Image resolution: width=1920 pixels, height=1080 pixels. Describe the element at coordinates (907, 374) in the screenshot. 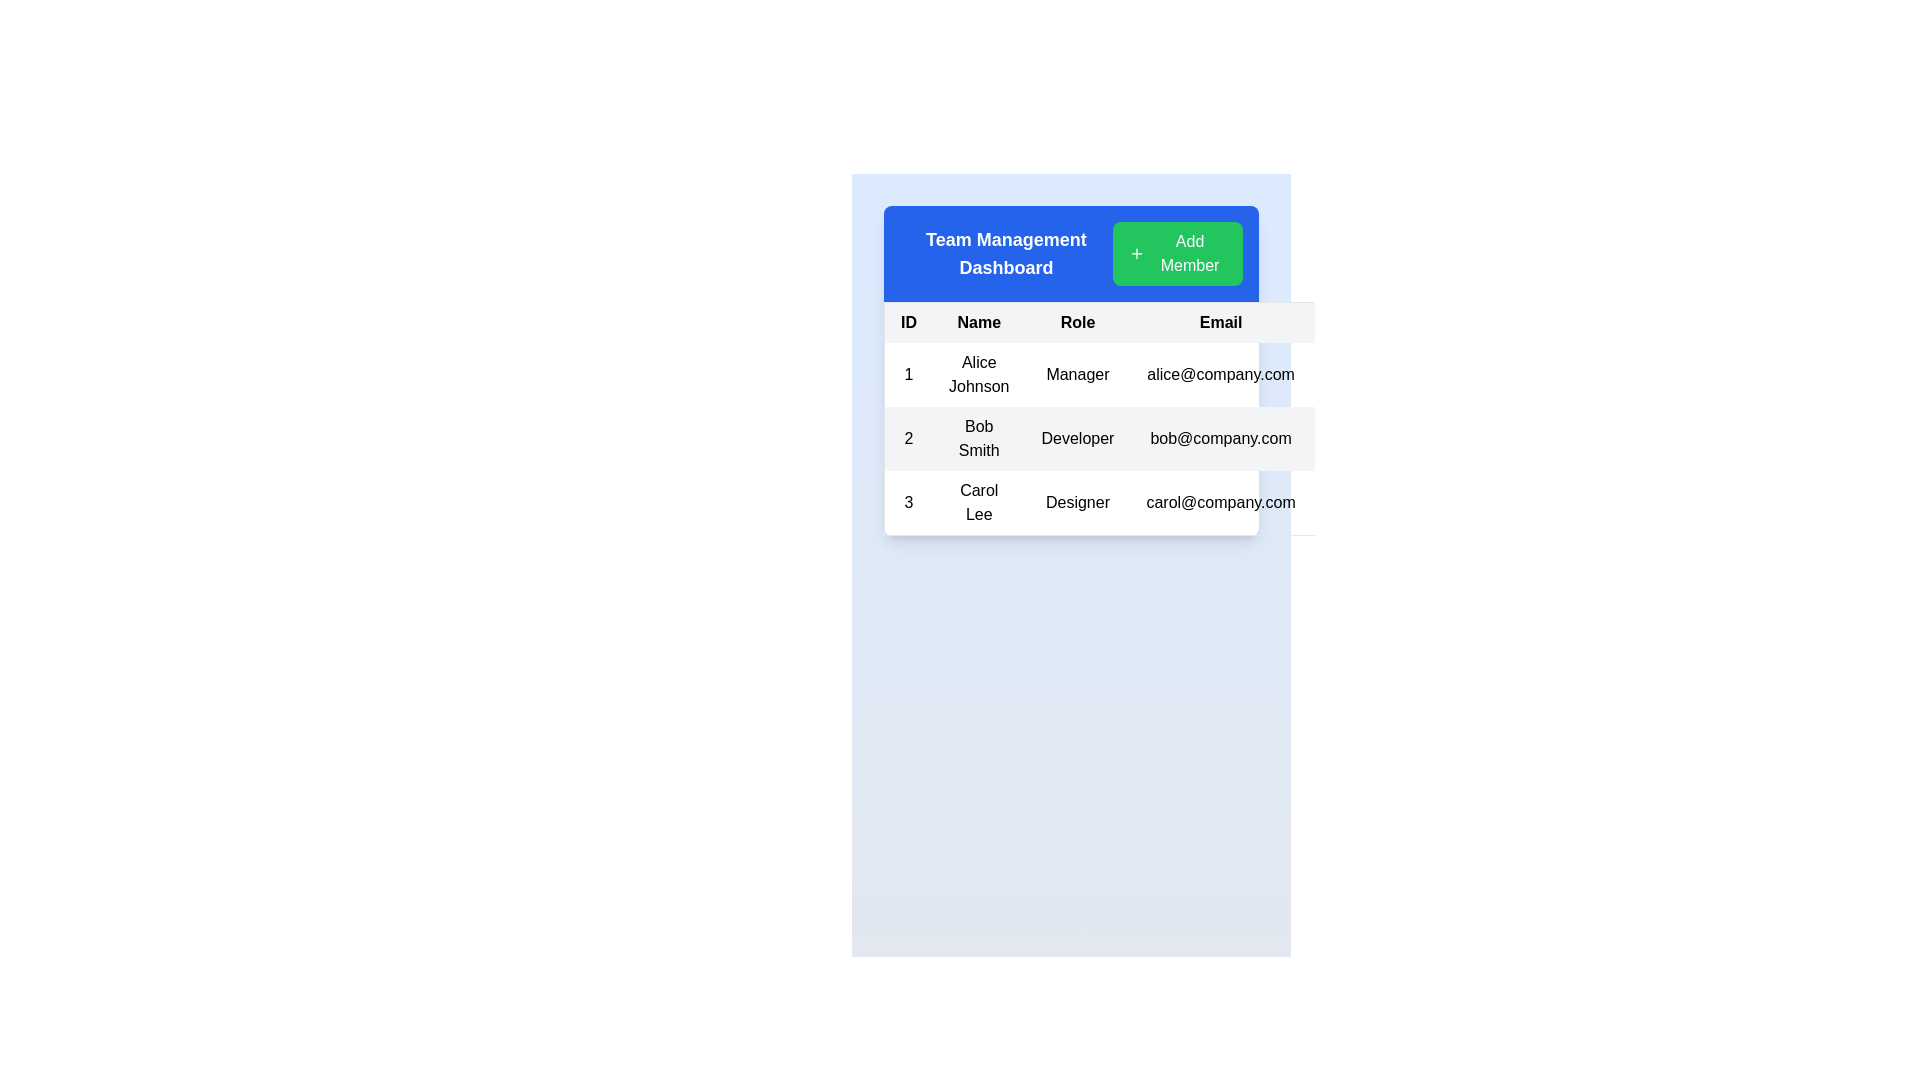

I see `the Label representing the unique identifier for 'Alice Johnson' in the first column of the first data row under the 'ID' header` at that location.